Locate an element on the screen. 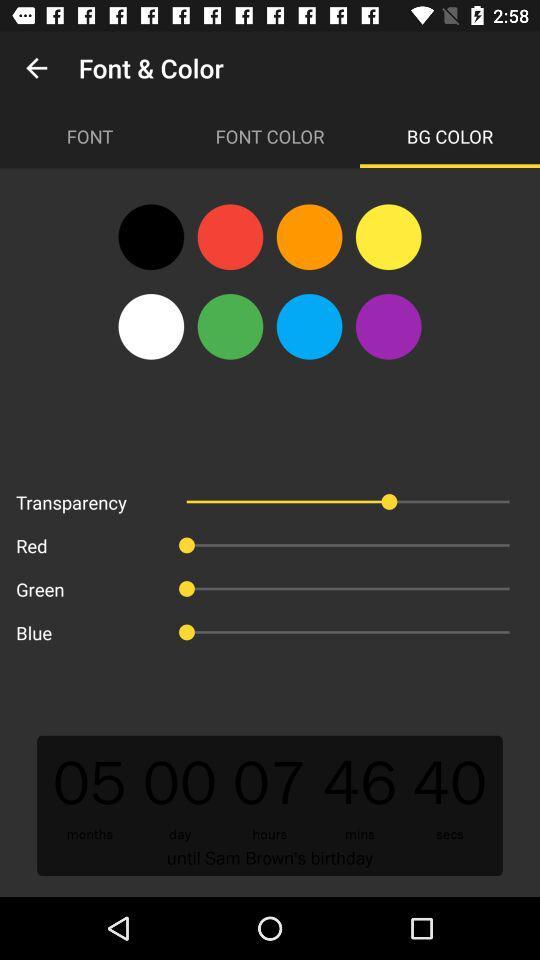 The height and width of the screenshot is (960, 540). item next to font & color app is located at coordinates (36, 68).